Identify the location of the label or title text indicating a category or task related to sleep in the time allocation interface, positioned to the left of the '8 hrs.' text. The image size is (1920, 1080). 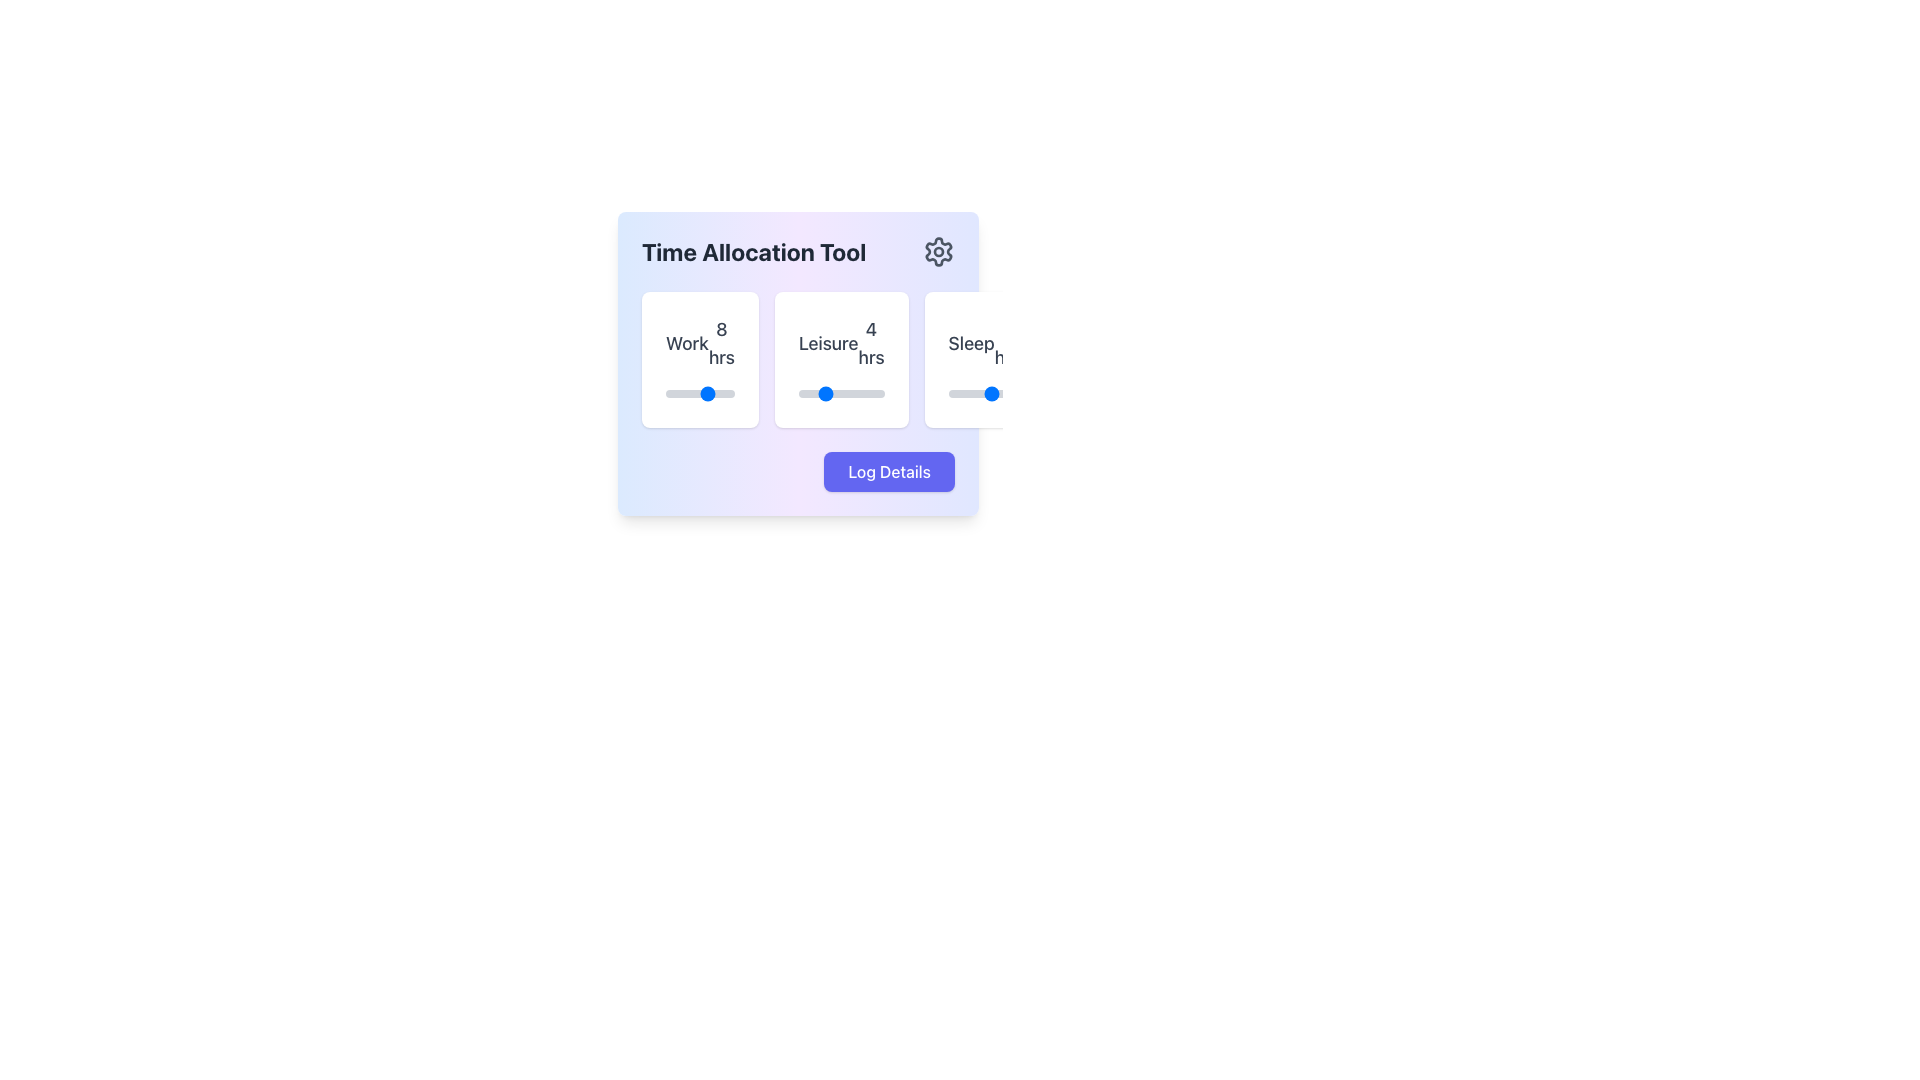
(971, 342).